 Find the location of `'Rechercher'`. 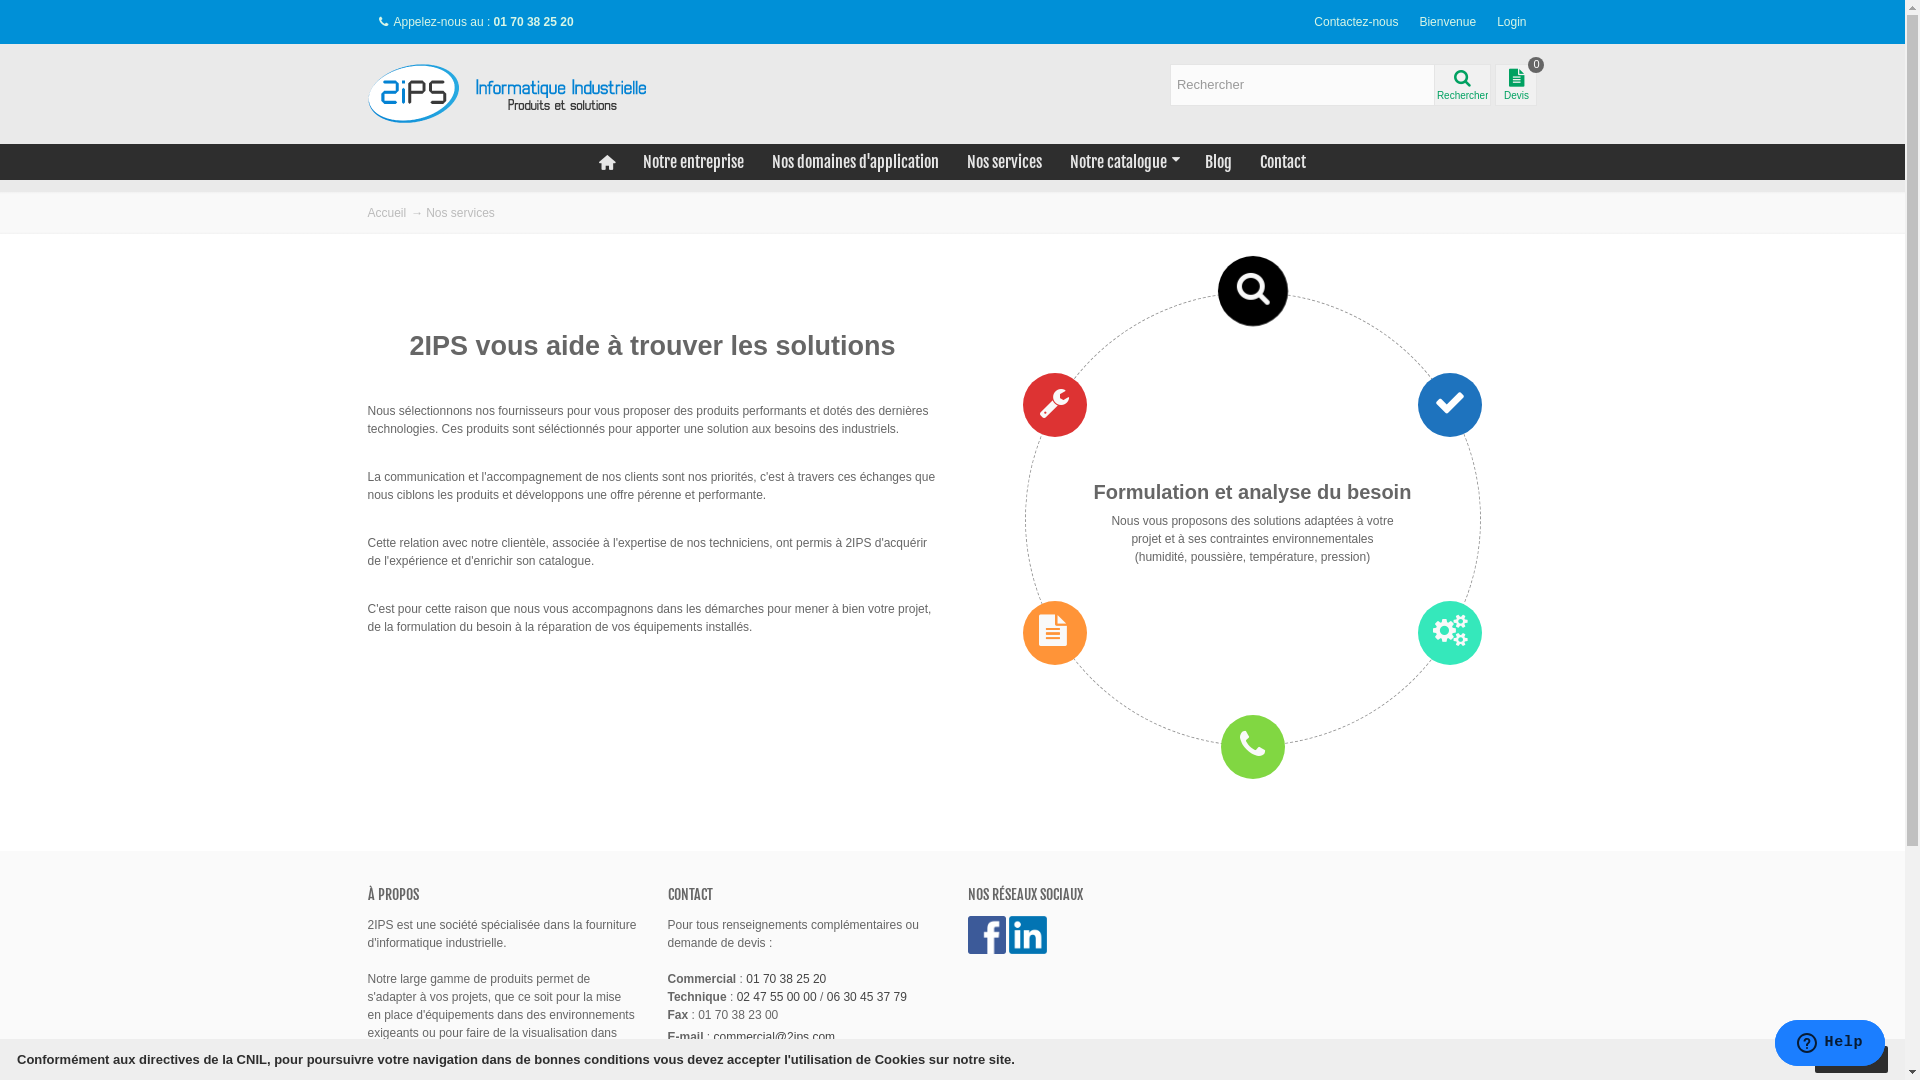

'Rechercher' is located at coordinates (1463, 83).